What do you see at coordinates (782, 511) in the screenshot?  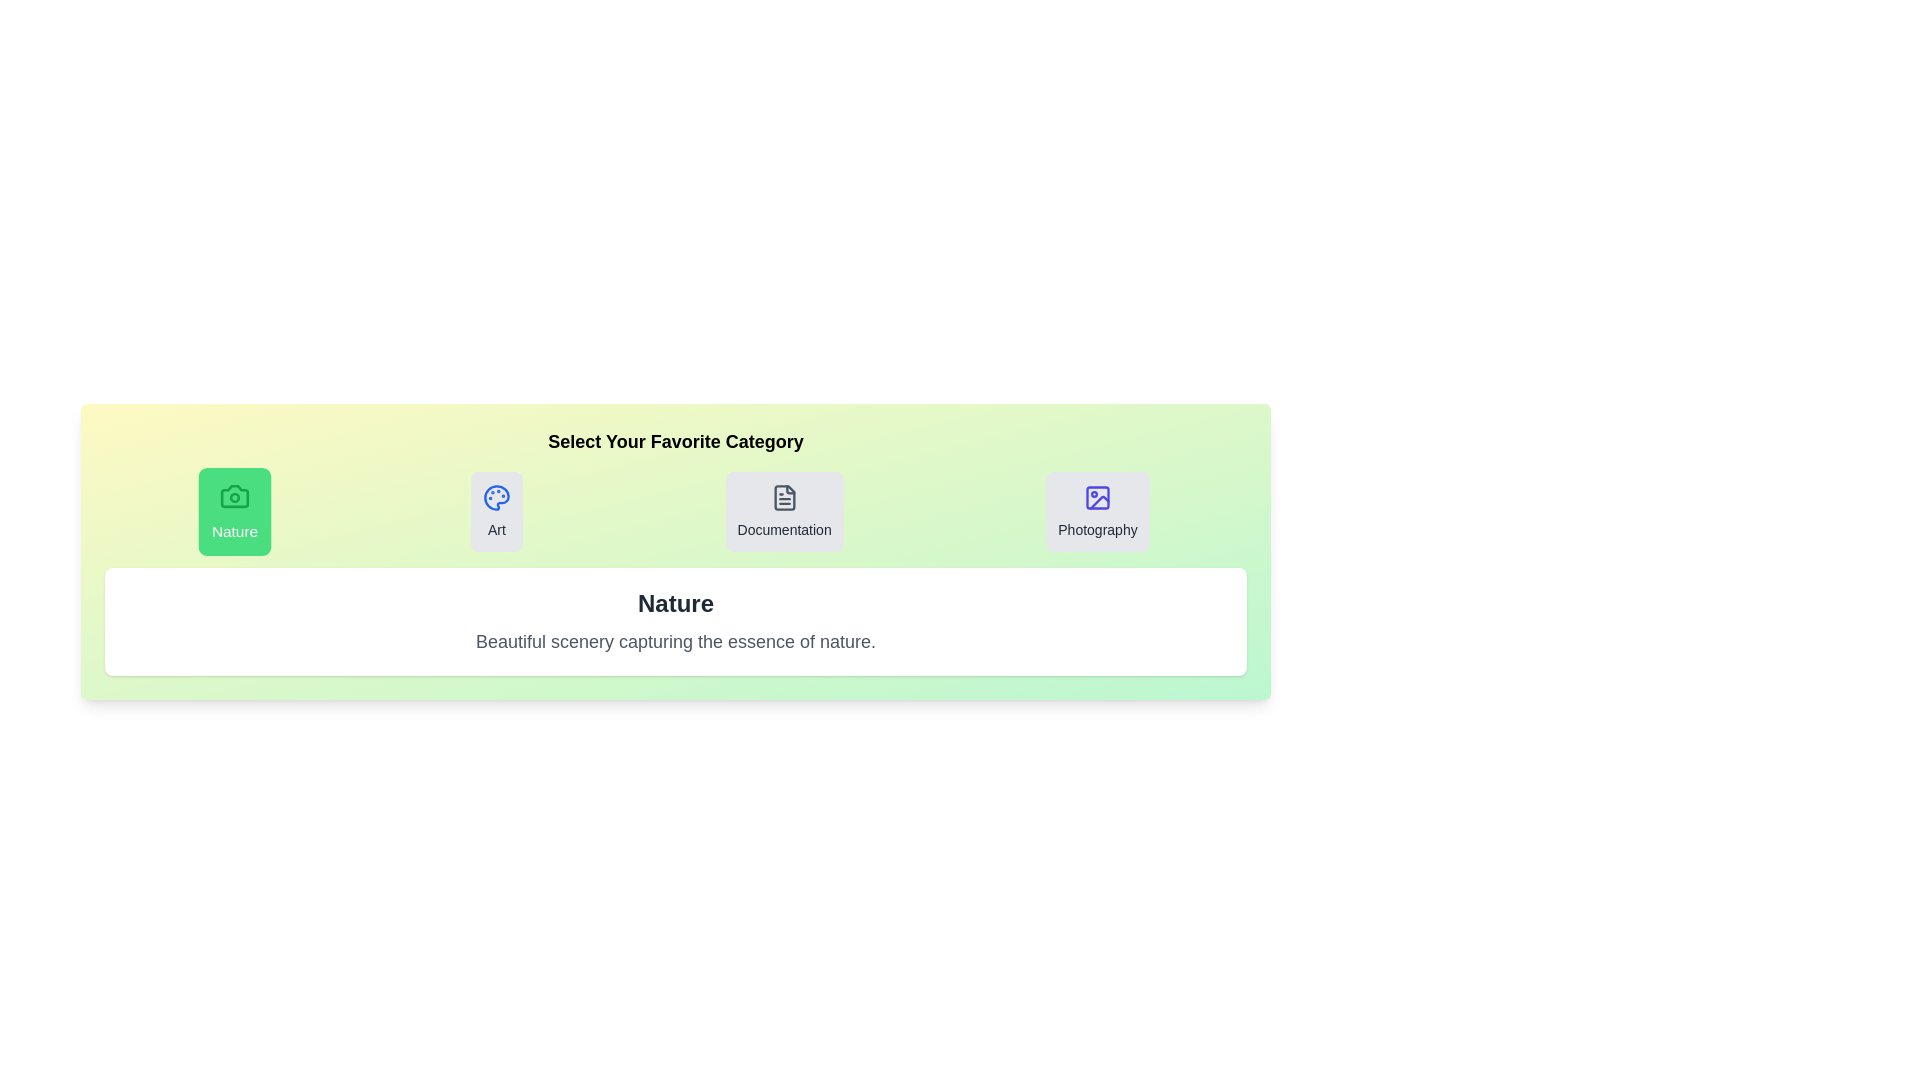 I see `the tab for Documentation to observe the hover effect` at bounding box center [782, 511].